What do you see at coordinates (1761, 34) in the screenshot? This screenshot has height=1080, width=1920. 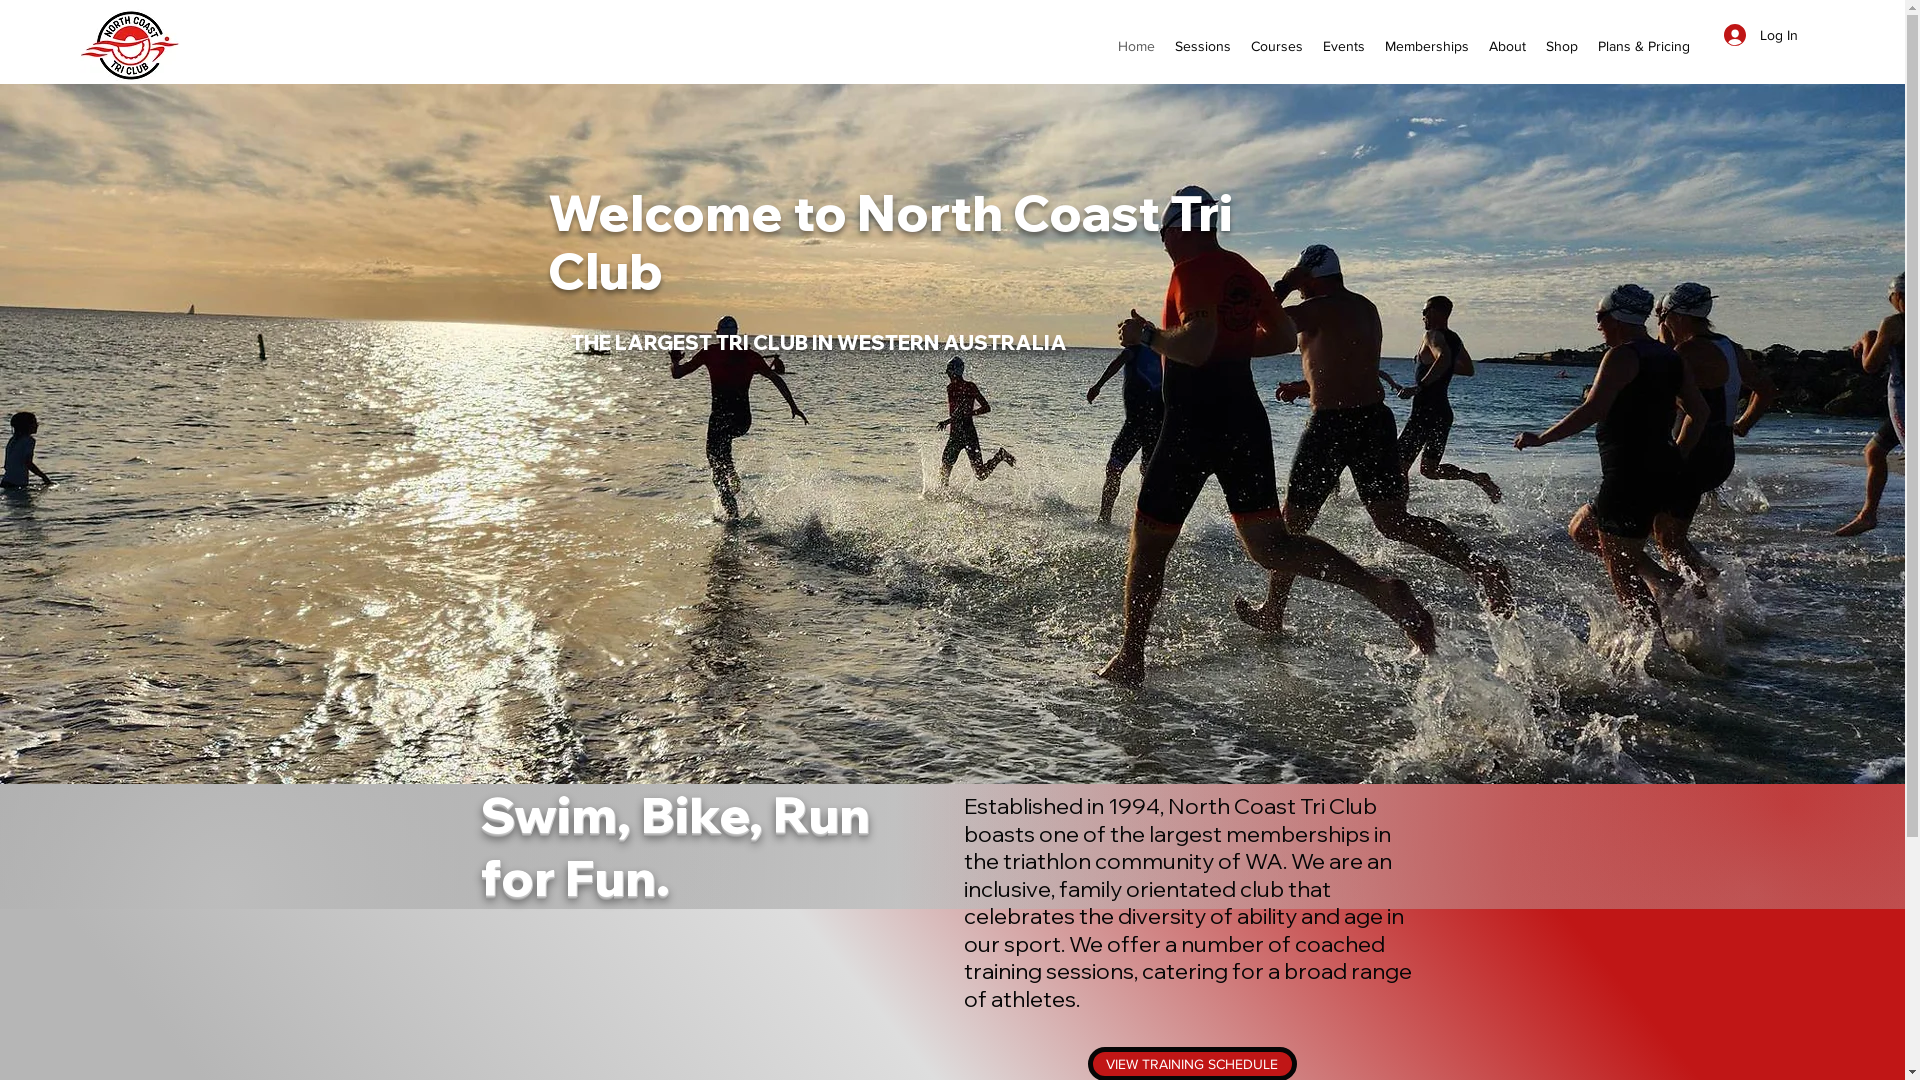 I see `'Log In'` at bounding box center [1761, 34].